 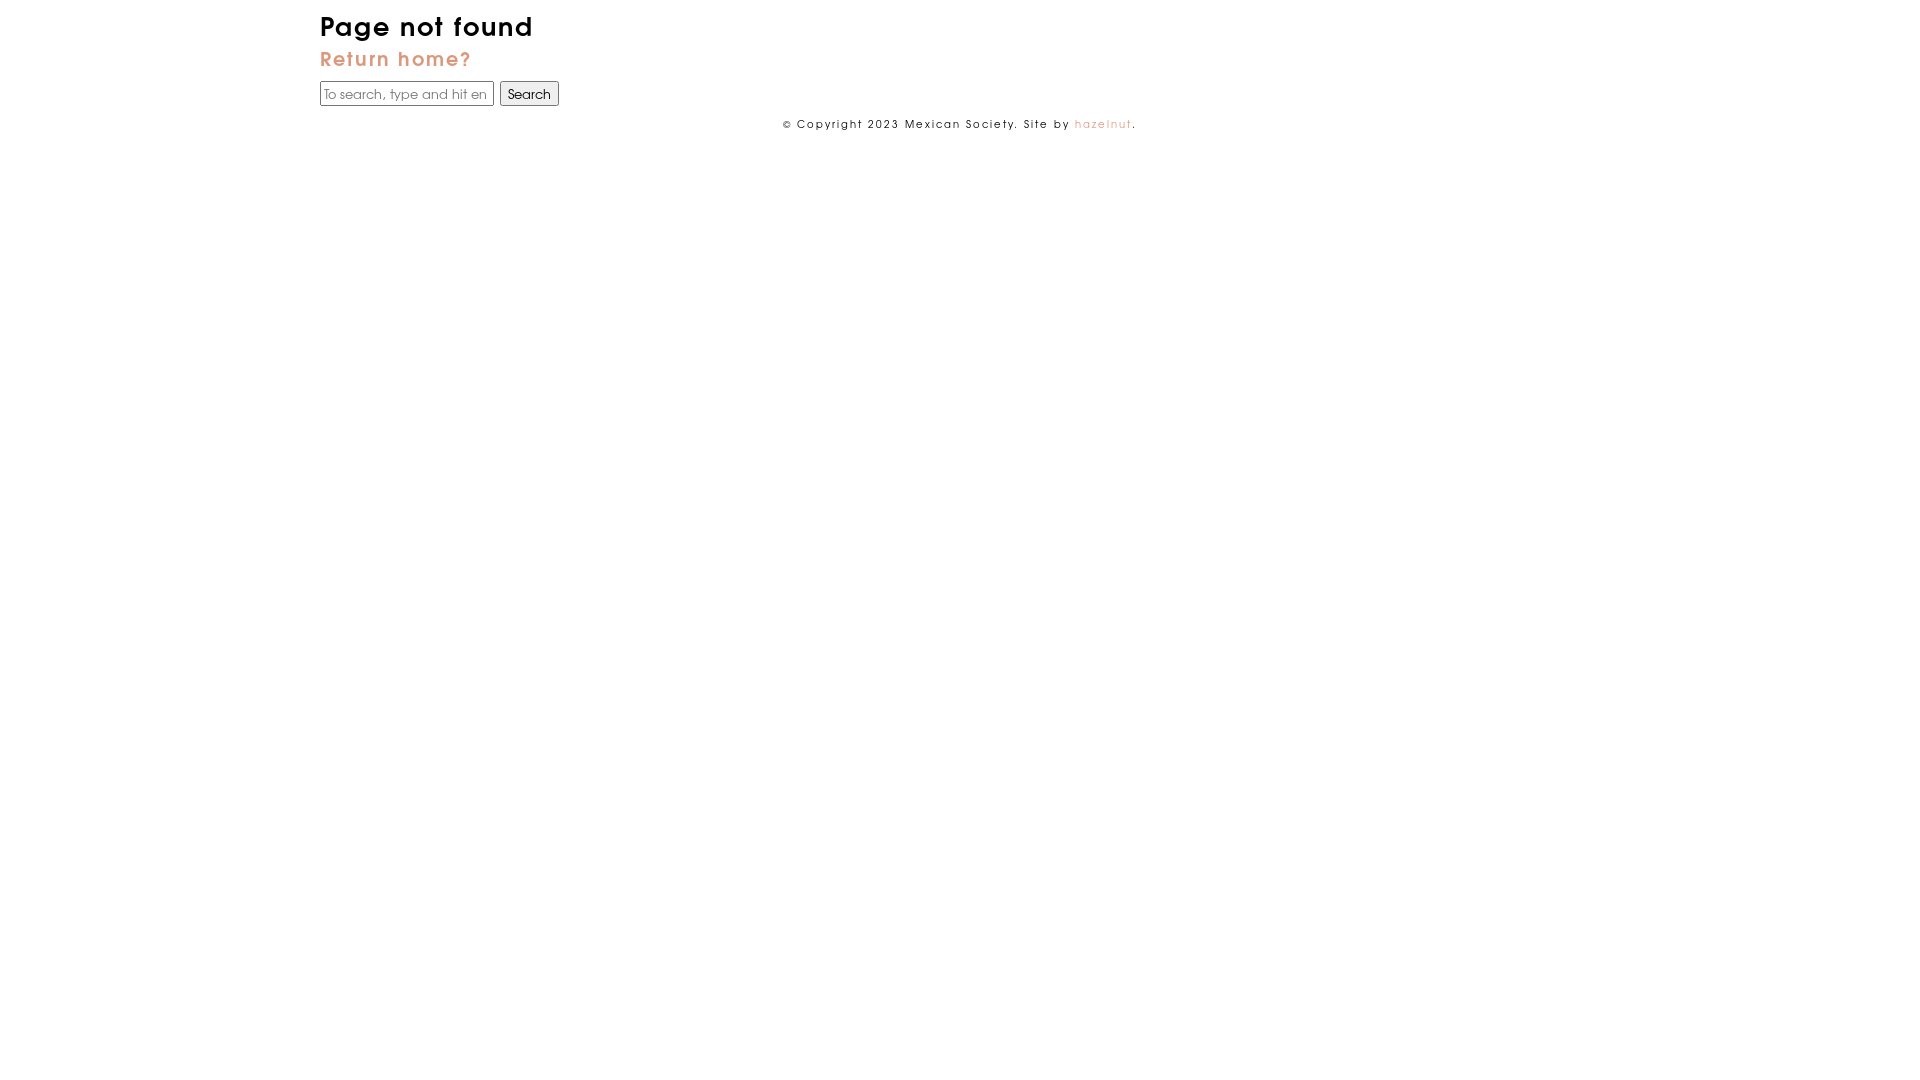 I want to click on 'Return home?', so click(x=396, y=56).